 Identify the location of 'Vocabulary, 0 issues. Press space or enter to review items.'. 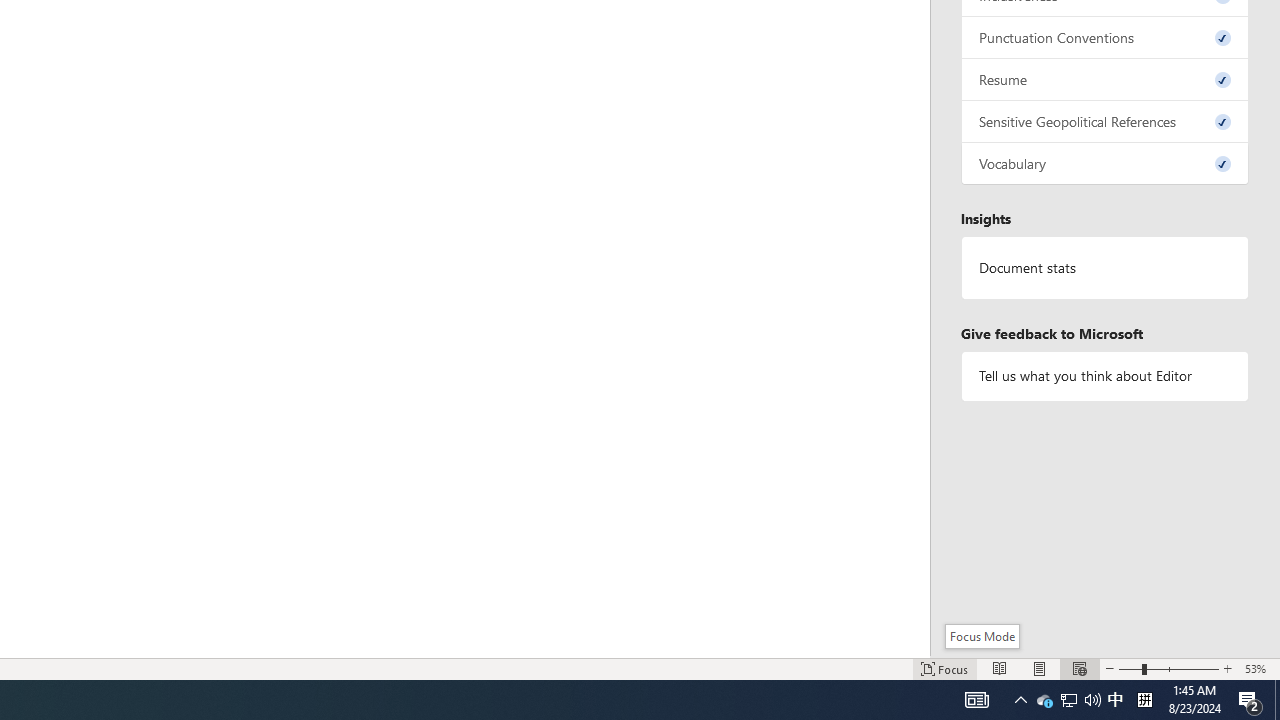
(1104, 162).